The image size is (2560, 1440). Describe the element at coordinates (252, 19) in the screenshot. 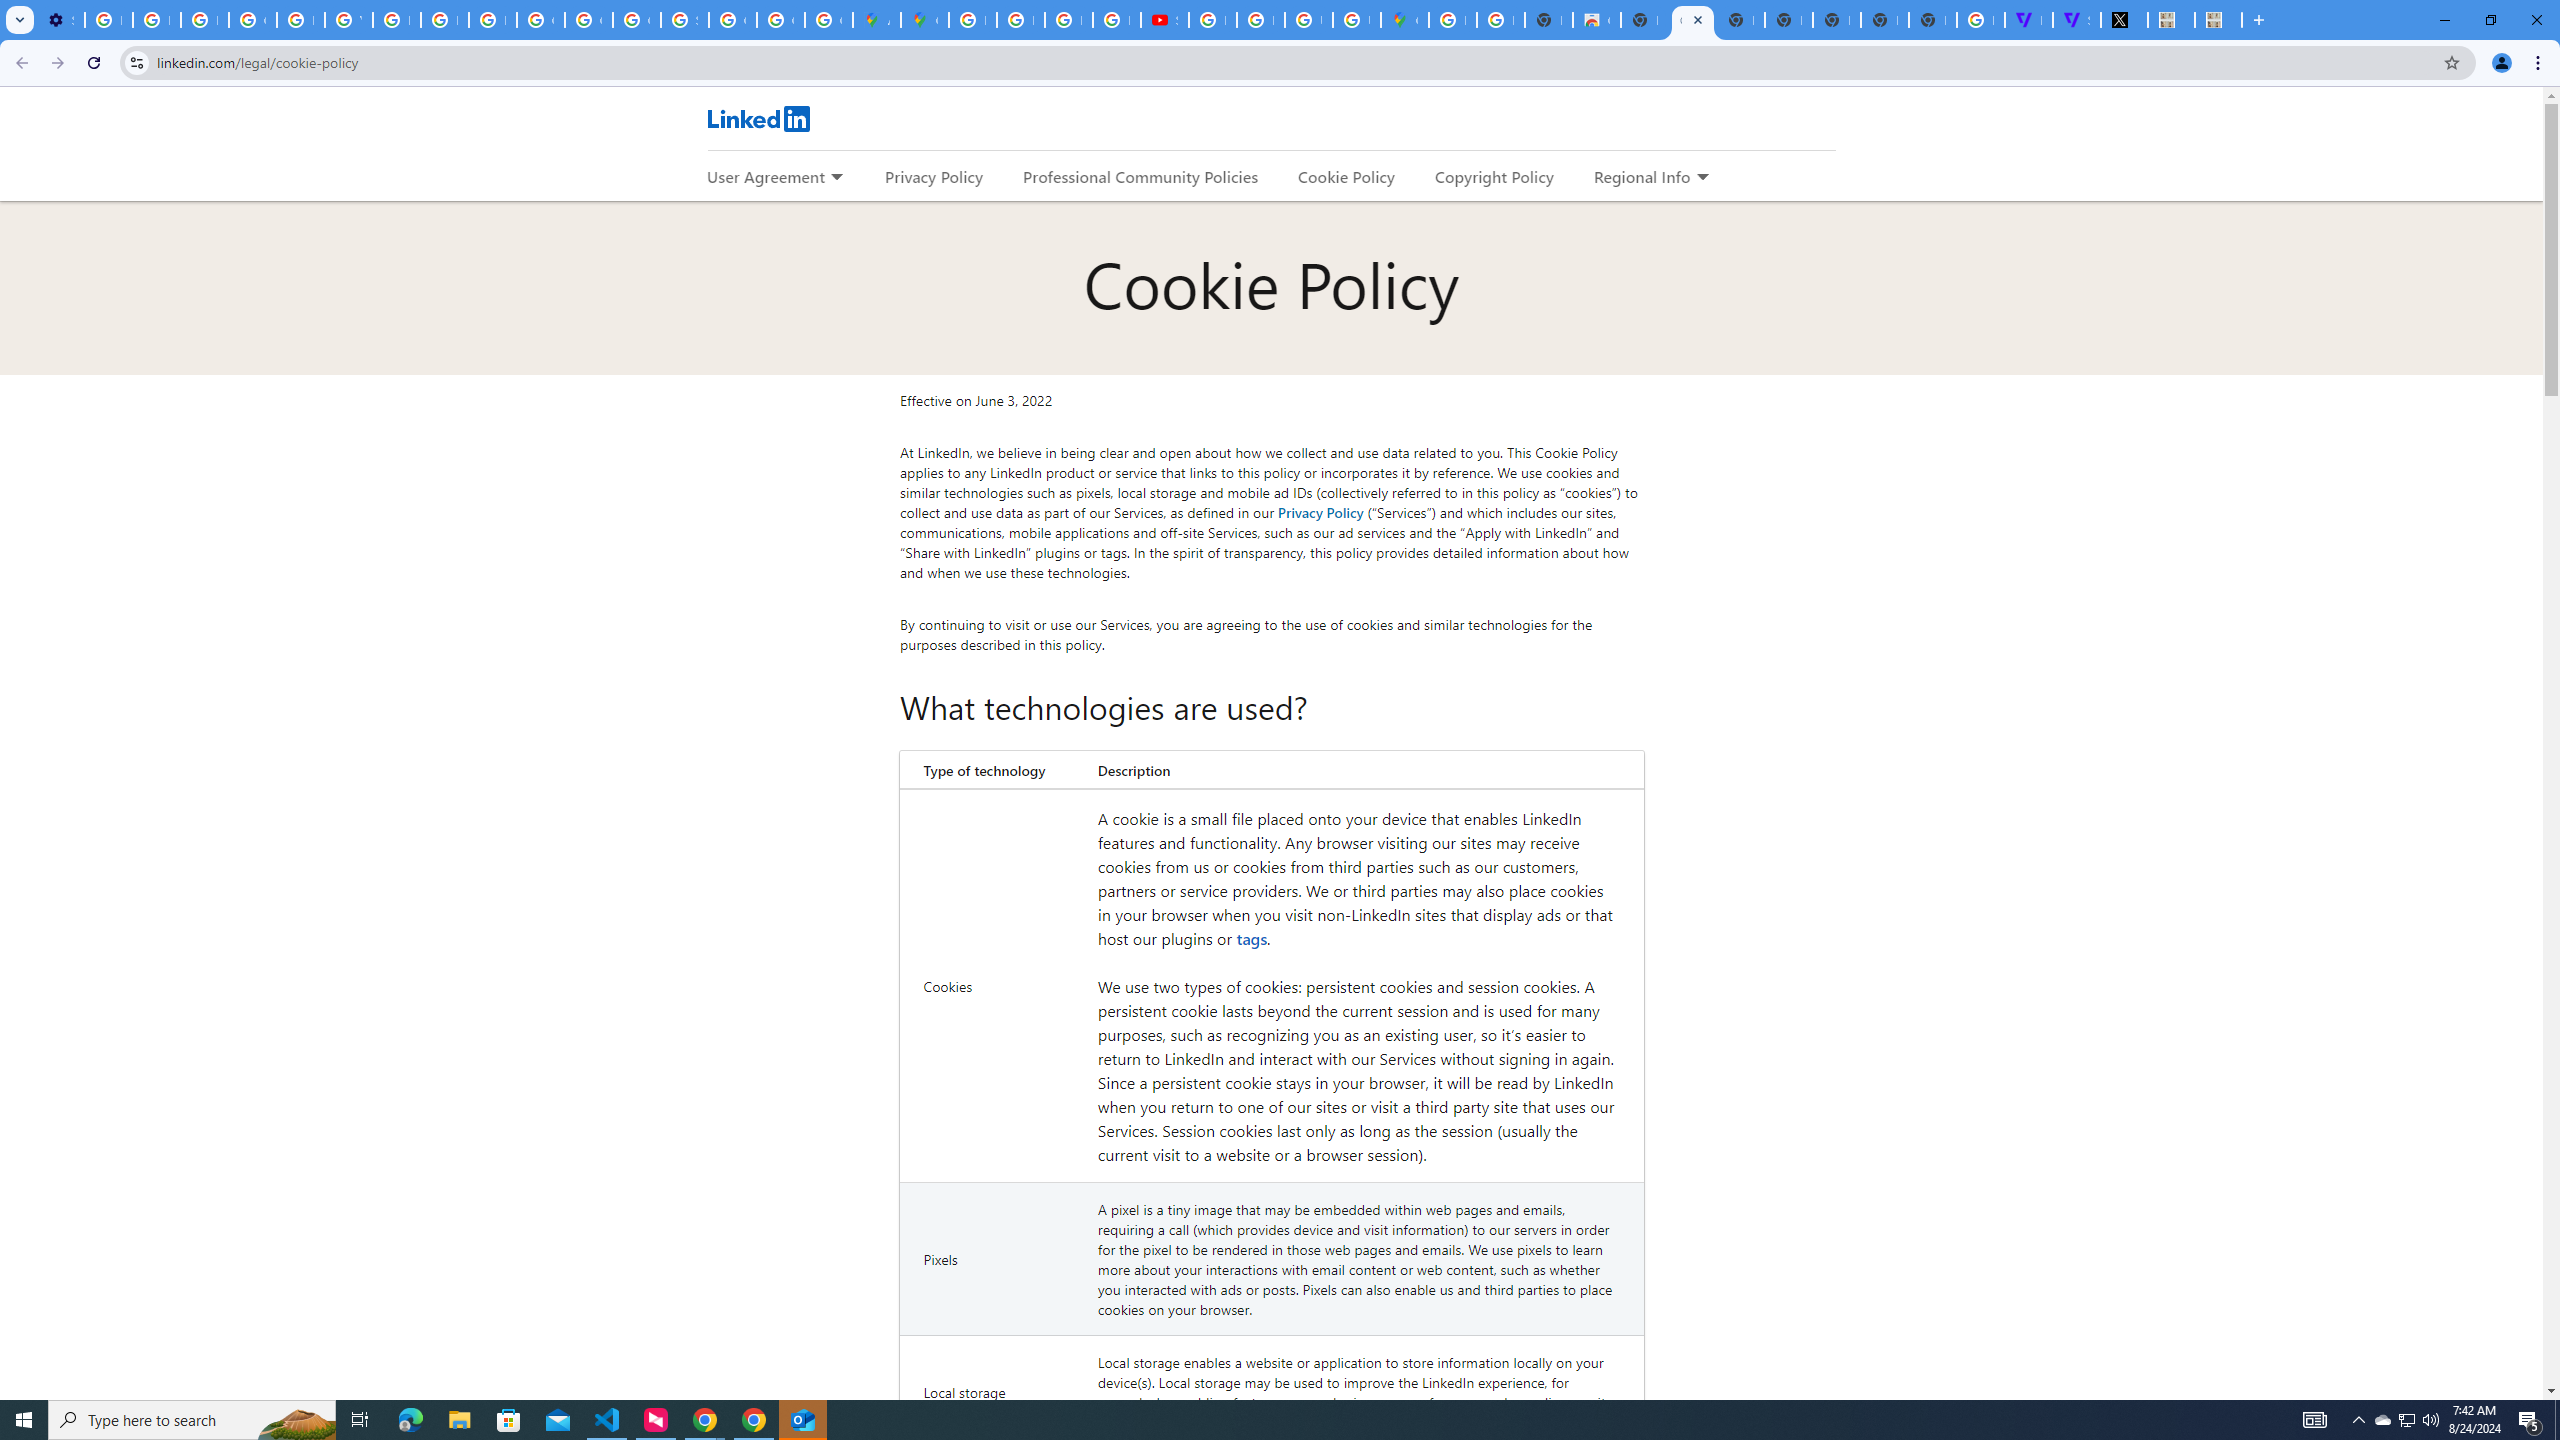

I see `'Google Account Help'` at that location.